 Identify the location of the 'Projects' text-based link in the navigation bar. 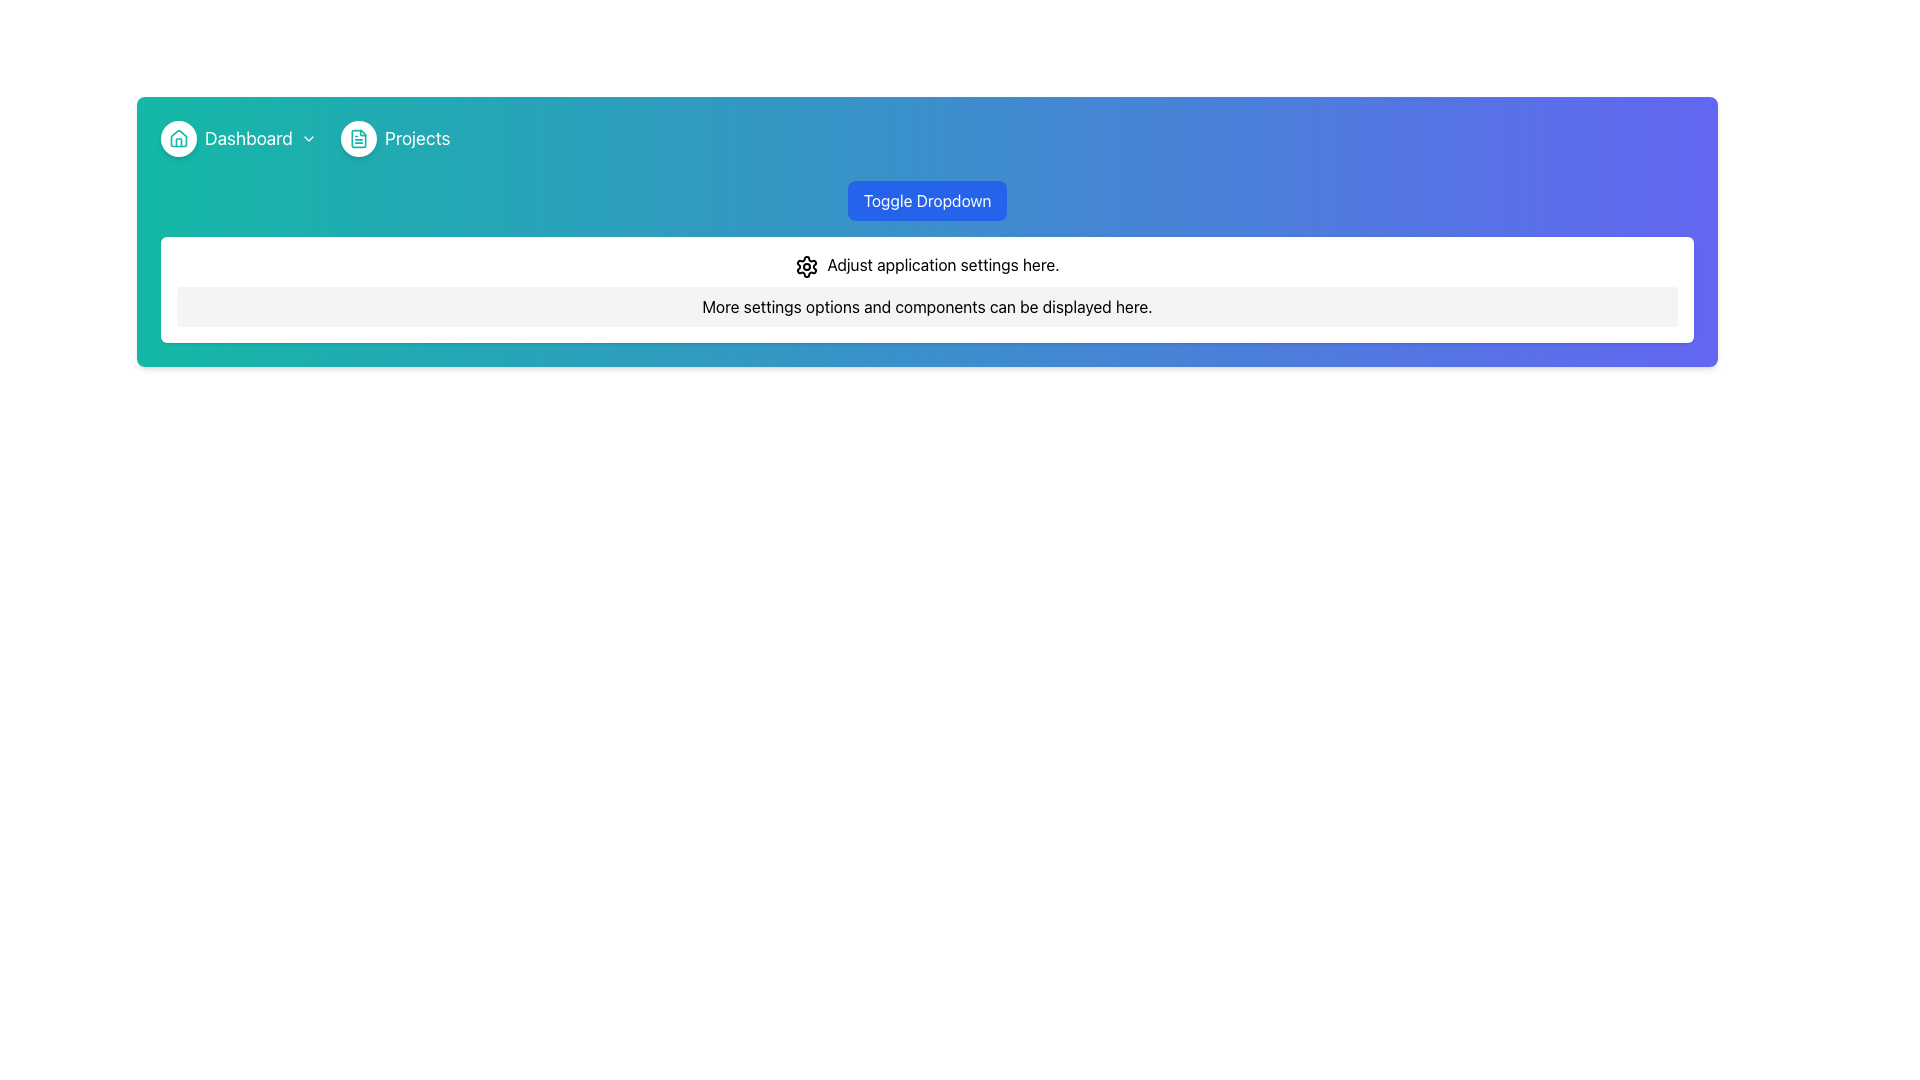
(416, 137).